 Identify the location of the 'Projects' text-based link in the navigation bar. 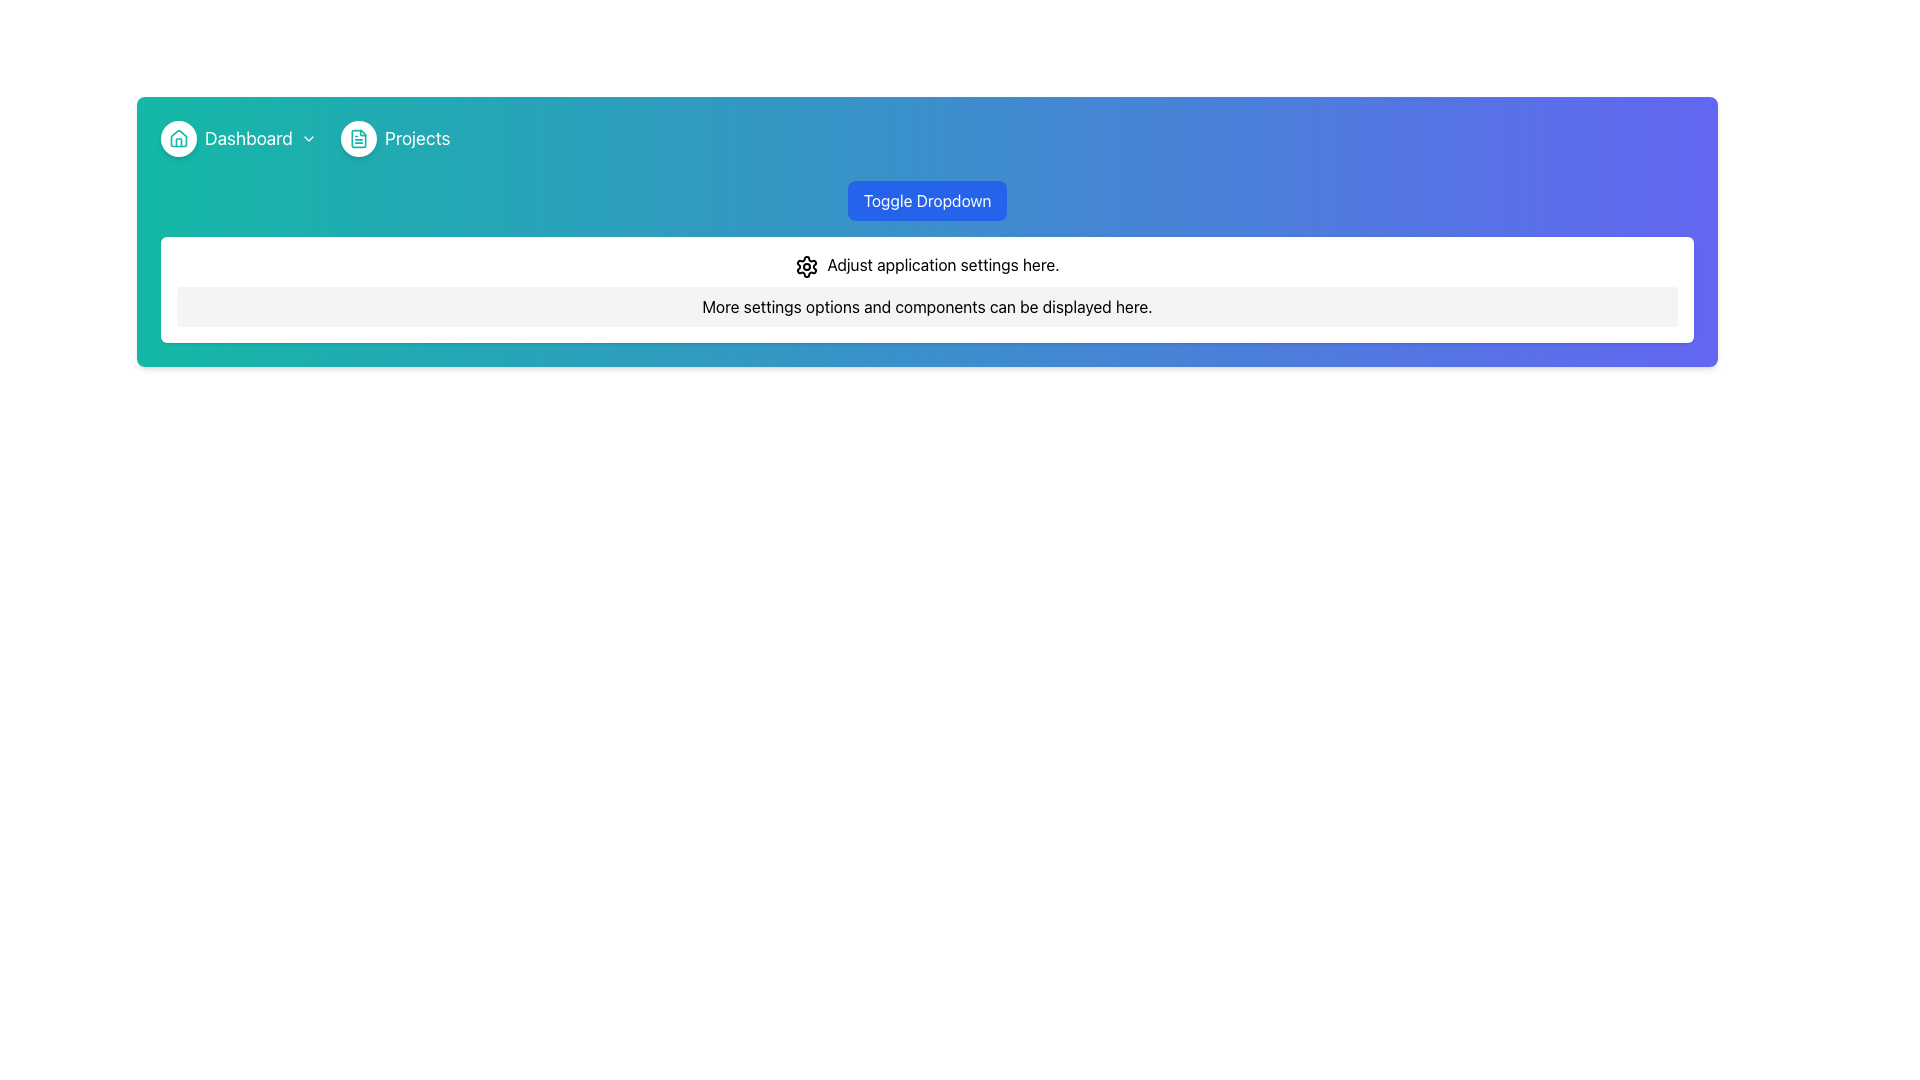
(416, 137).